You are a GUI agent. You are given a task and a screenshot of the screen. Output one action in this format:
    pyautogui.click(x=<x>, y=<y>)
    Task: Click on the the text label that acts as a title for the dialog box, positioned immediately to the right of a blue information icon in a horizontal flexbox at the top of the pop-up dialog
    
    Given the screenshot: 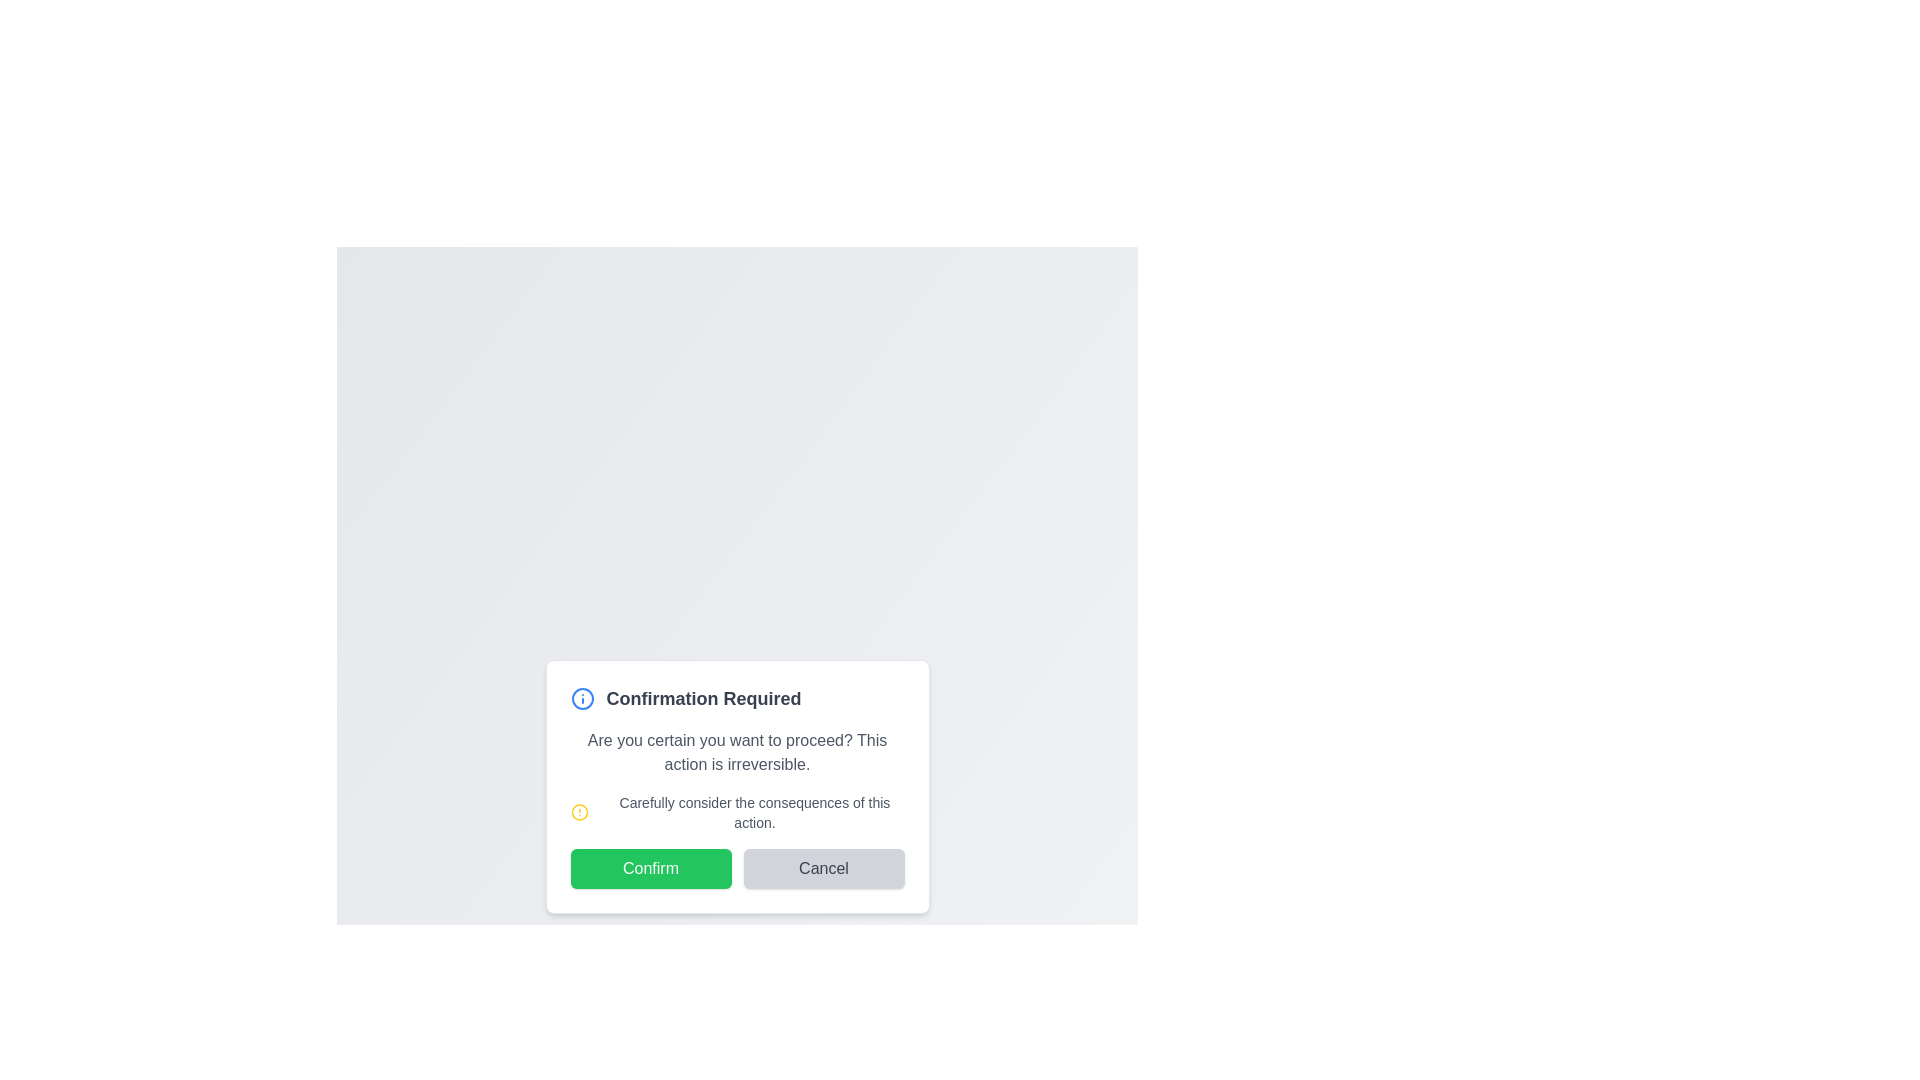 What is the action you would take?
    pyautogui.click(x=704, y=697)
    